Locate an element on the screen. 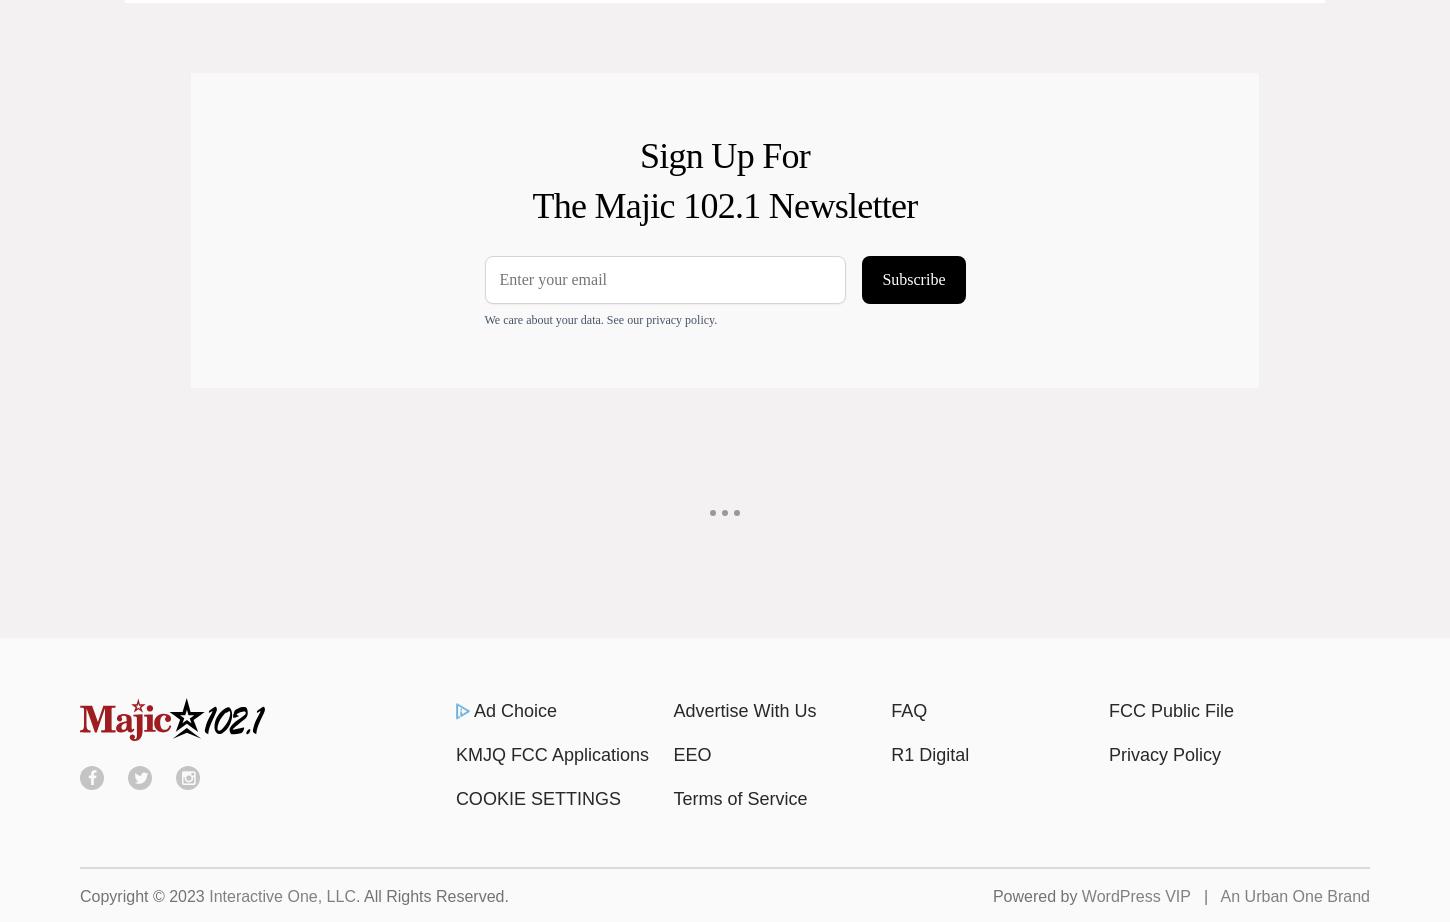 The image size is (1450, 922). '|' is located at coordinates (1203, 894).